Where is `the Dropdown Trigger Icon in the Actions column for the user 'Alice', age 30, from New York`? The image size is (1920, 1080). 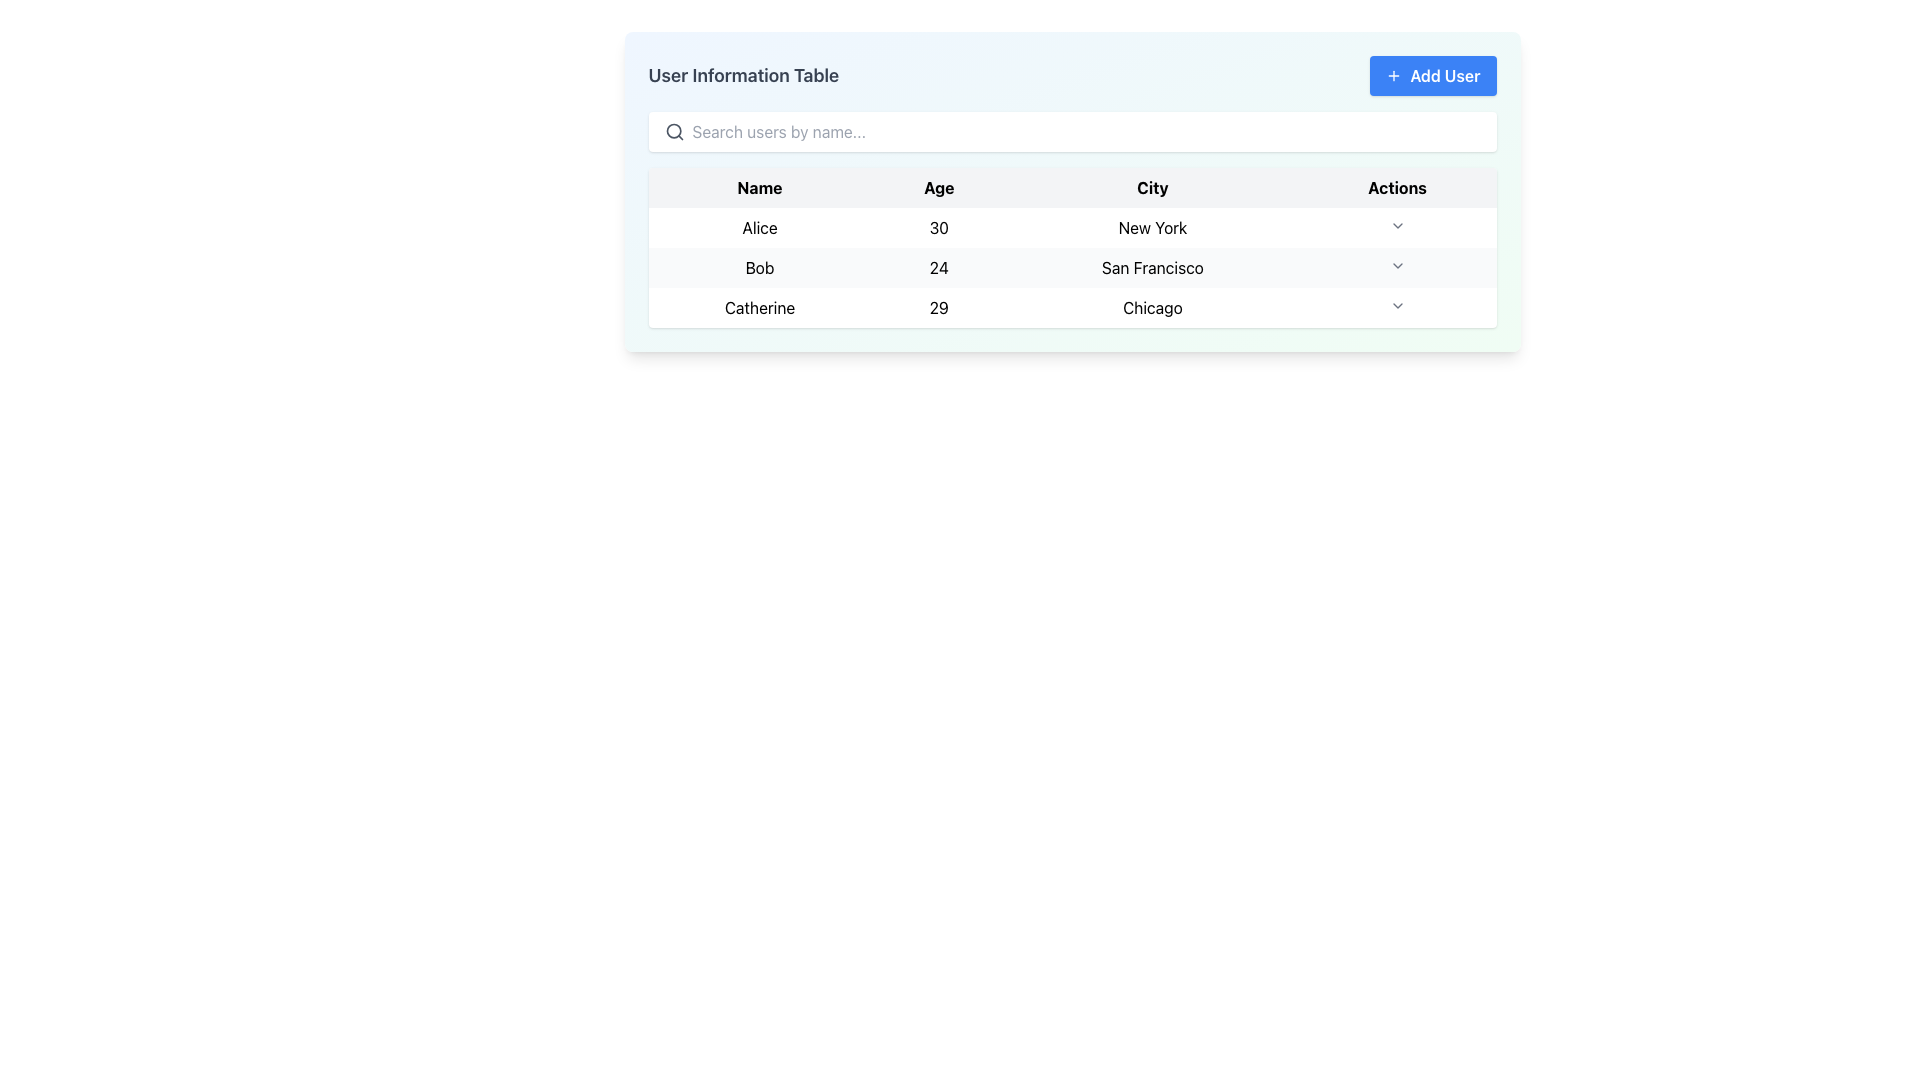
the Dropdown Trigger Icon in the Actions column for the user 'Alice', age 30, from New York is located at coordinates (1396, 226).